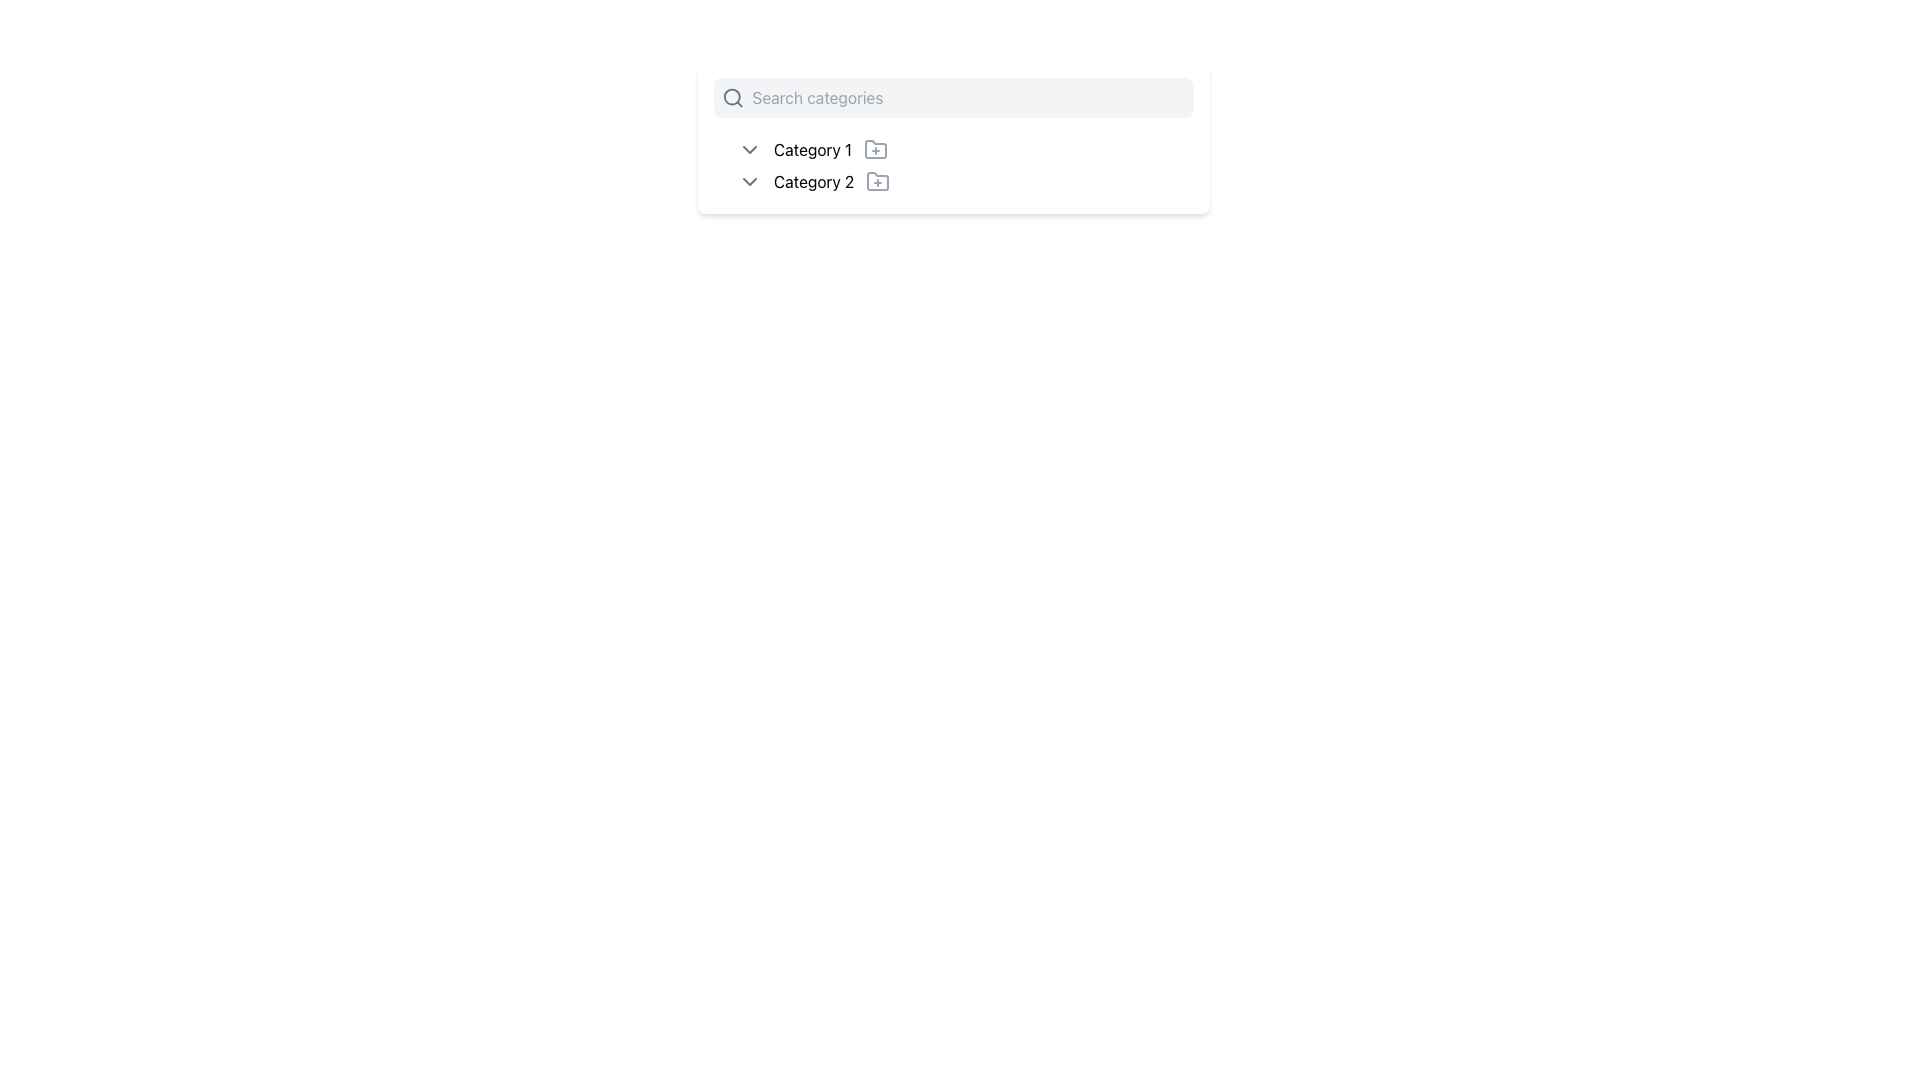 This screenshot has width=1920, height=1080. I want to click on the icon to the left of the 'Category 1' text, so click(748, 149).